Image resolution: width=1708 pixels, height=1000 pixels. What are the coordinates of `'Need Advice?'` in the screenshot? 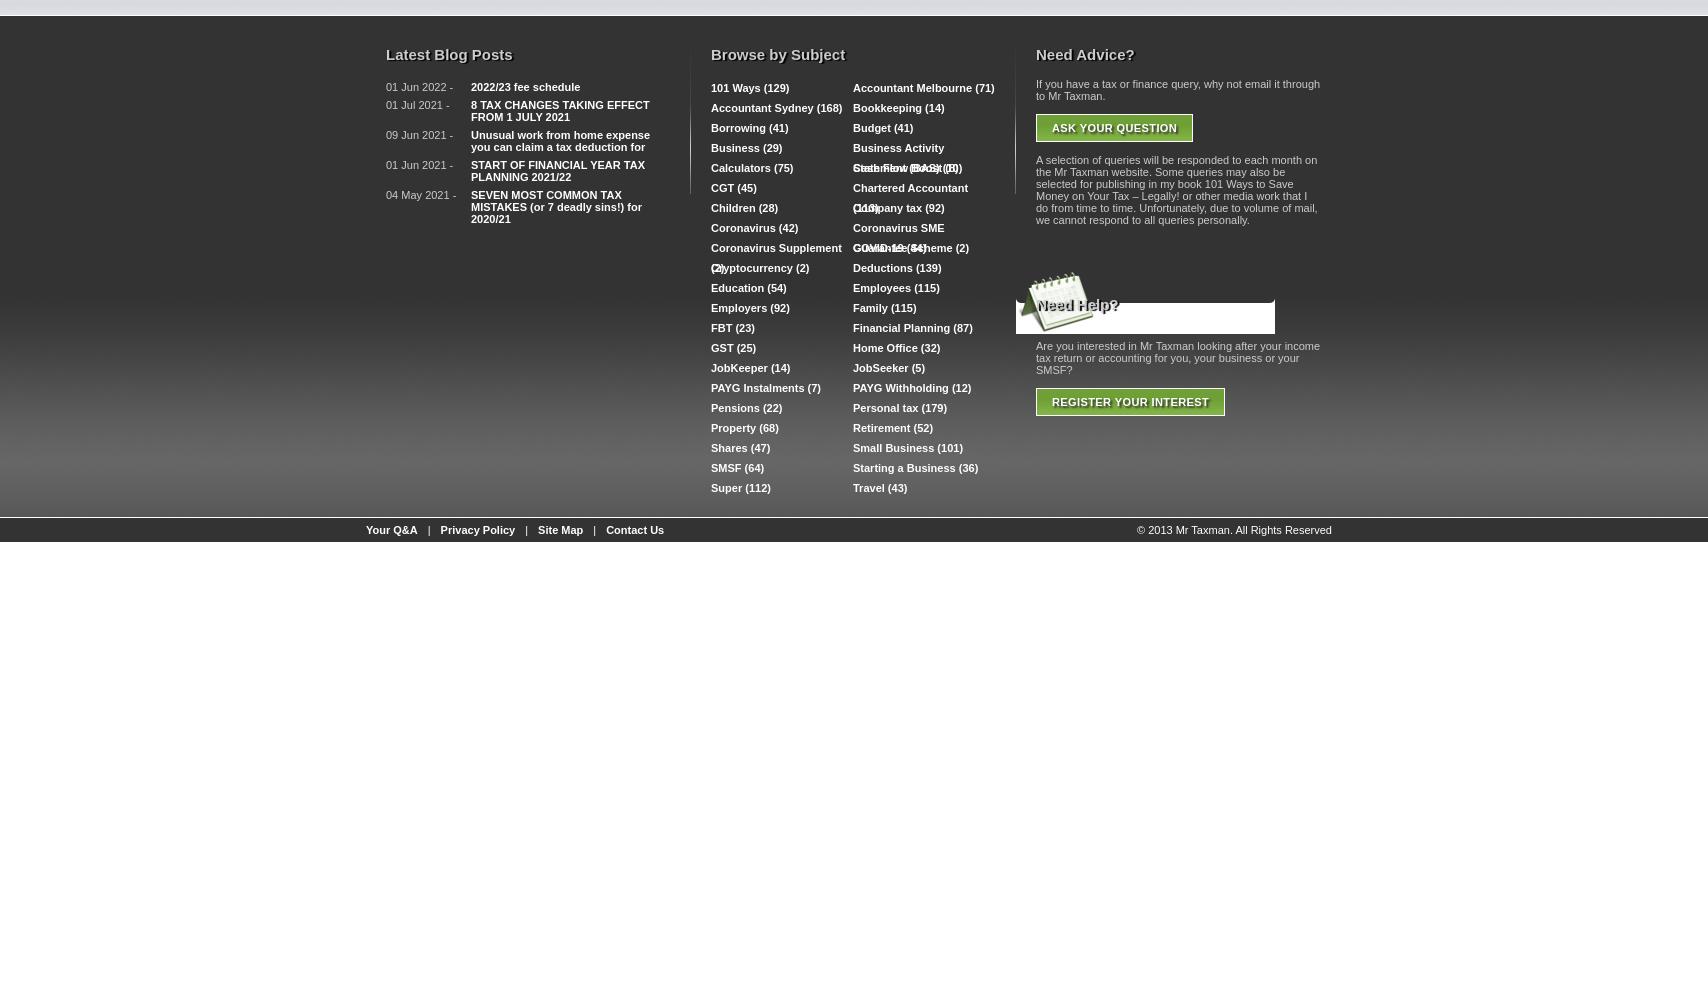 It's located at (1084, 54).